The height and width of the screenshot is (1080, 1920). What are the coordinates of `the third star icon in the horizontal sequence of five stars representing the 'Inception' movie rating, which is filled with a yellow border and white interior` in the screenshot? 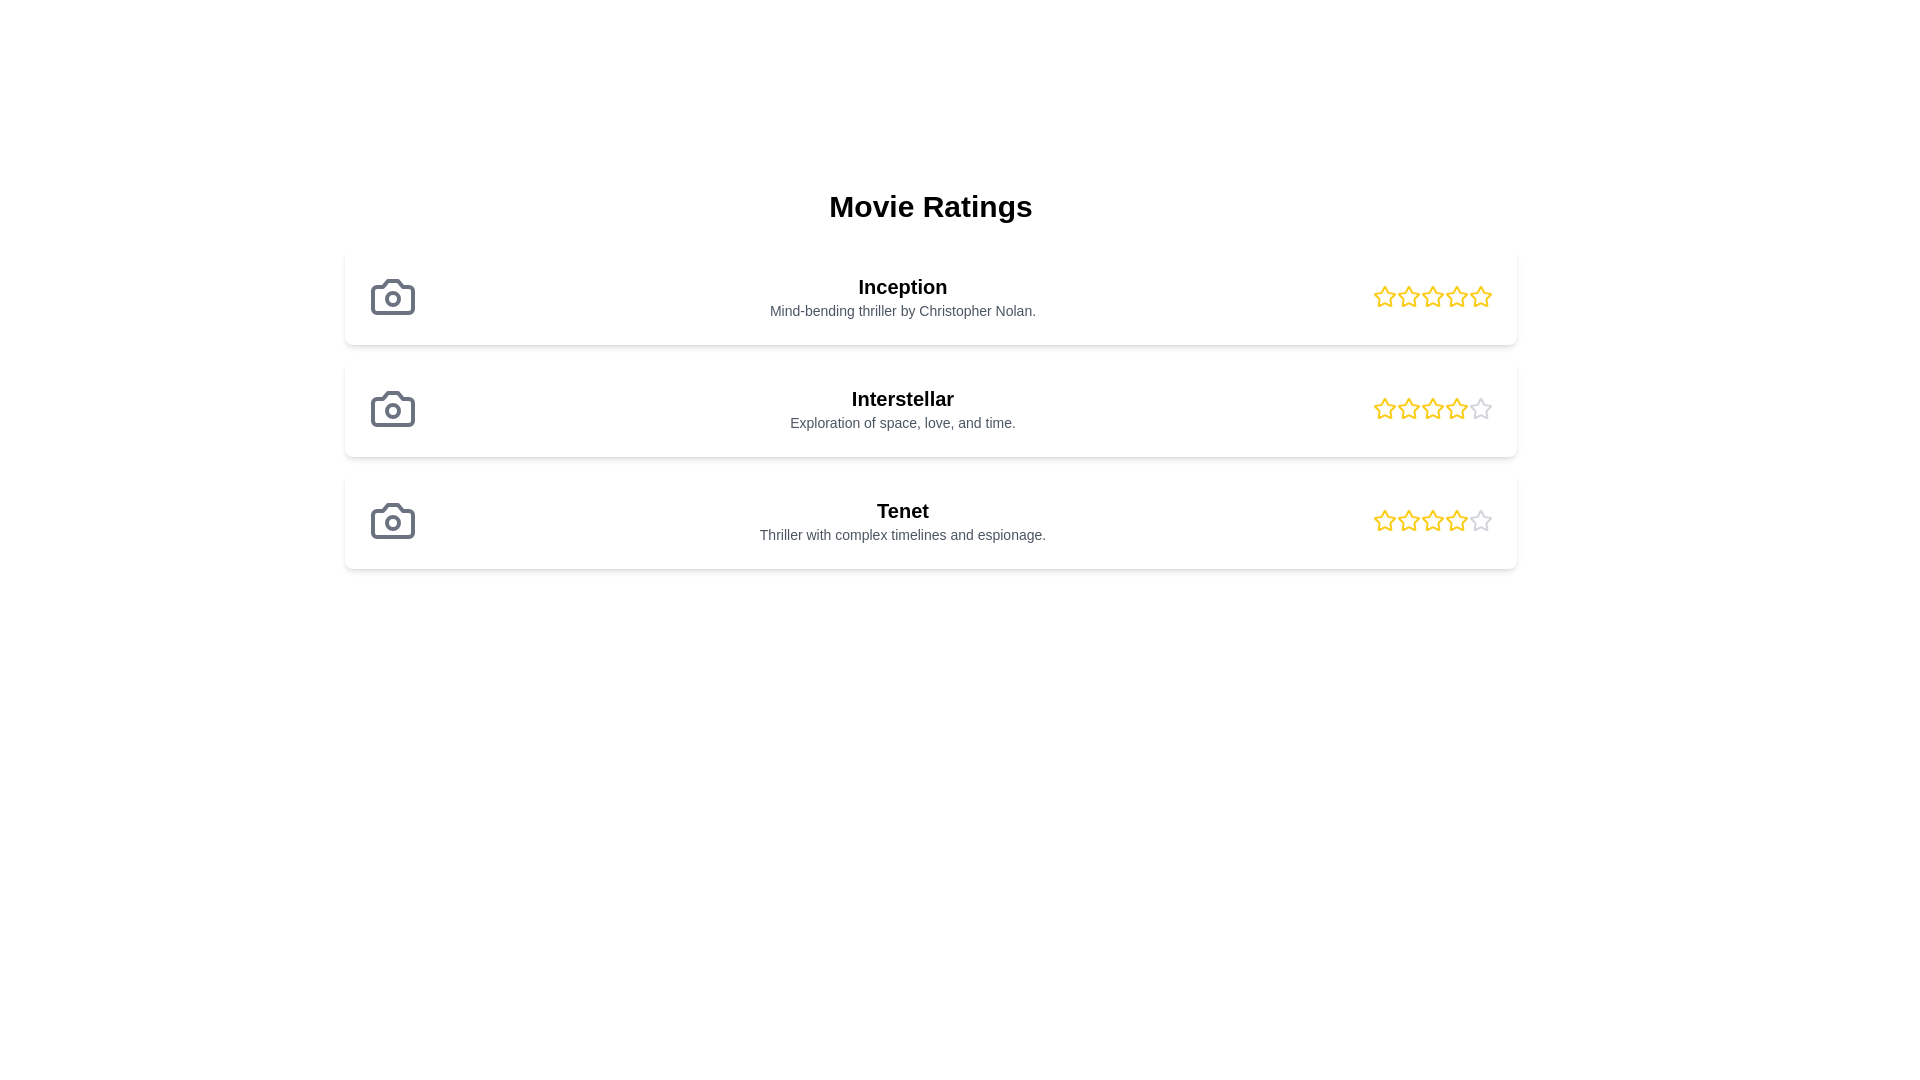 It's located at (1432, 296).